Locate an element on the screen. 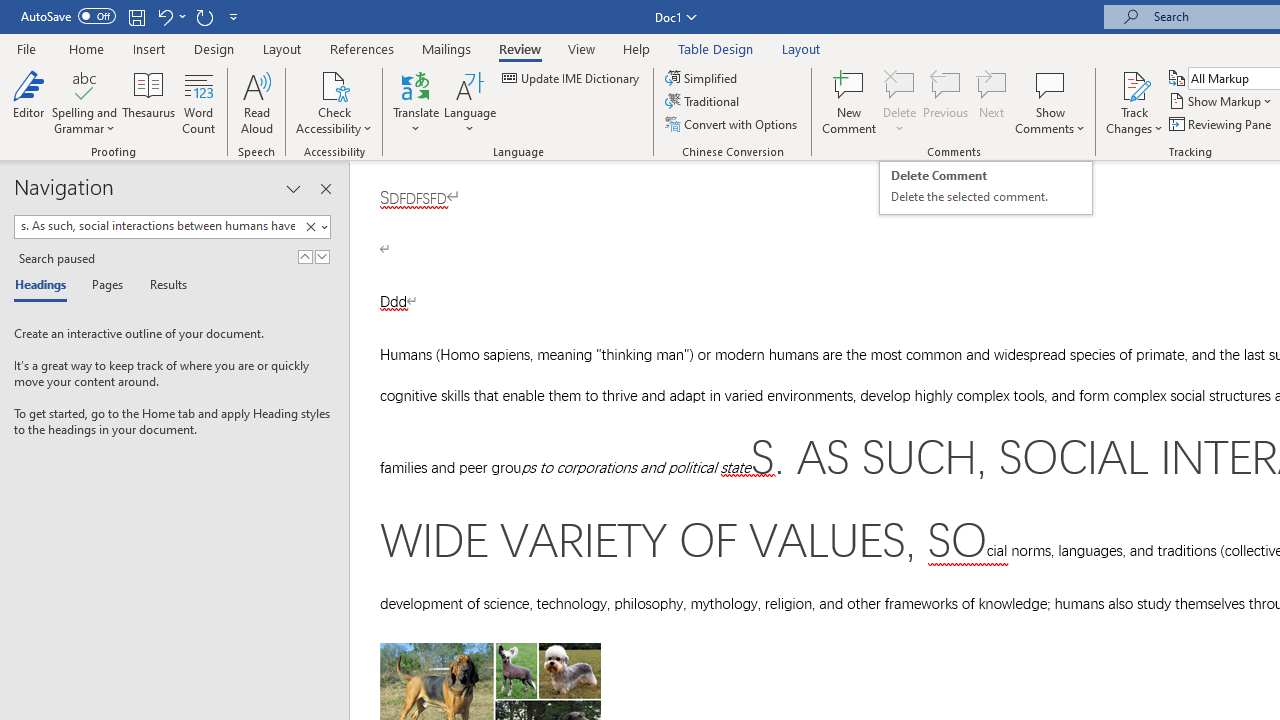 The image size is (1280, 720). 'Repeat Style' is located at coordinates (204, 16).